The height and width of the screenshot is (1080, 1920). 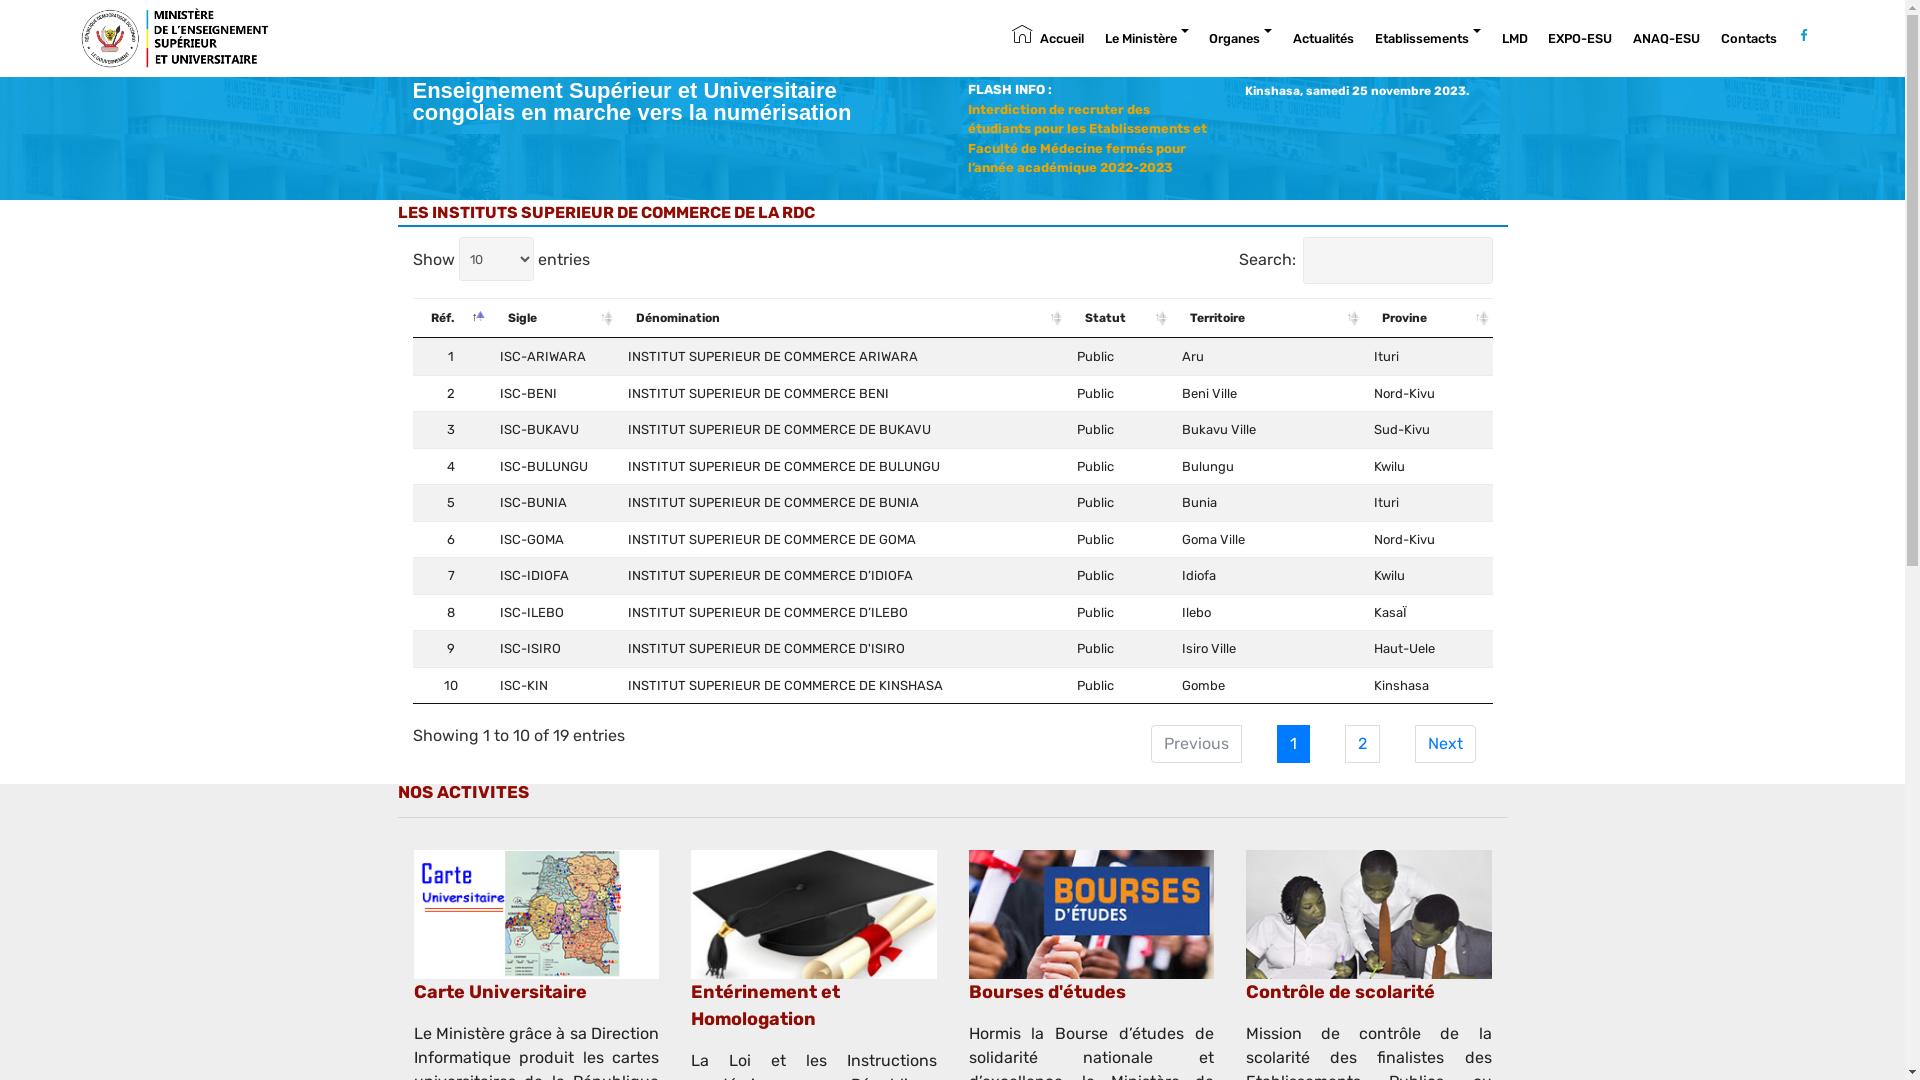 What do you see at coordinates (1515, 38) in the screenshot?
I see `'LMD'` at bounding box center [1515, 38].